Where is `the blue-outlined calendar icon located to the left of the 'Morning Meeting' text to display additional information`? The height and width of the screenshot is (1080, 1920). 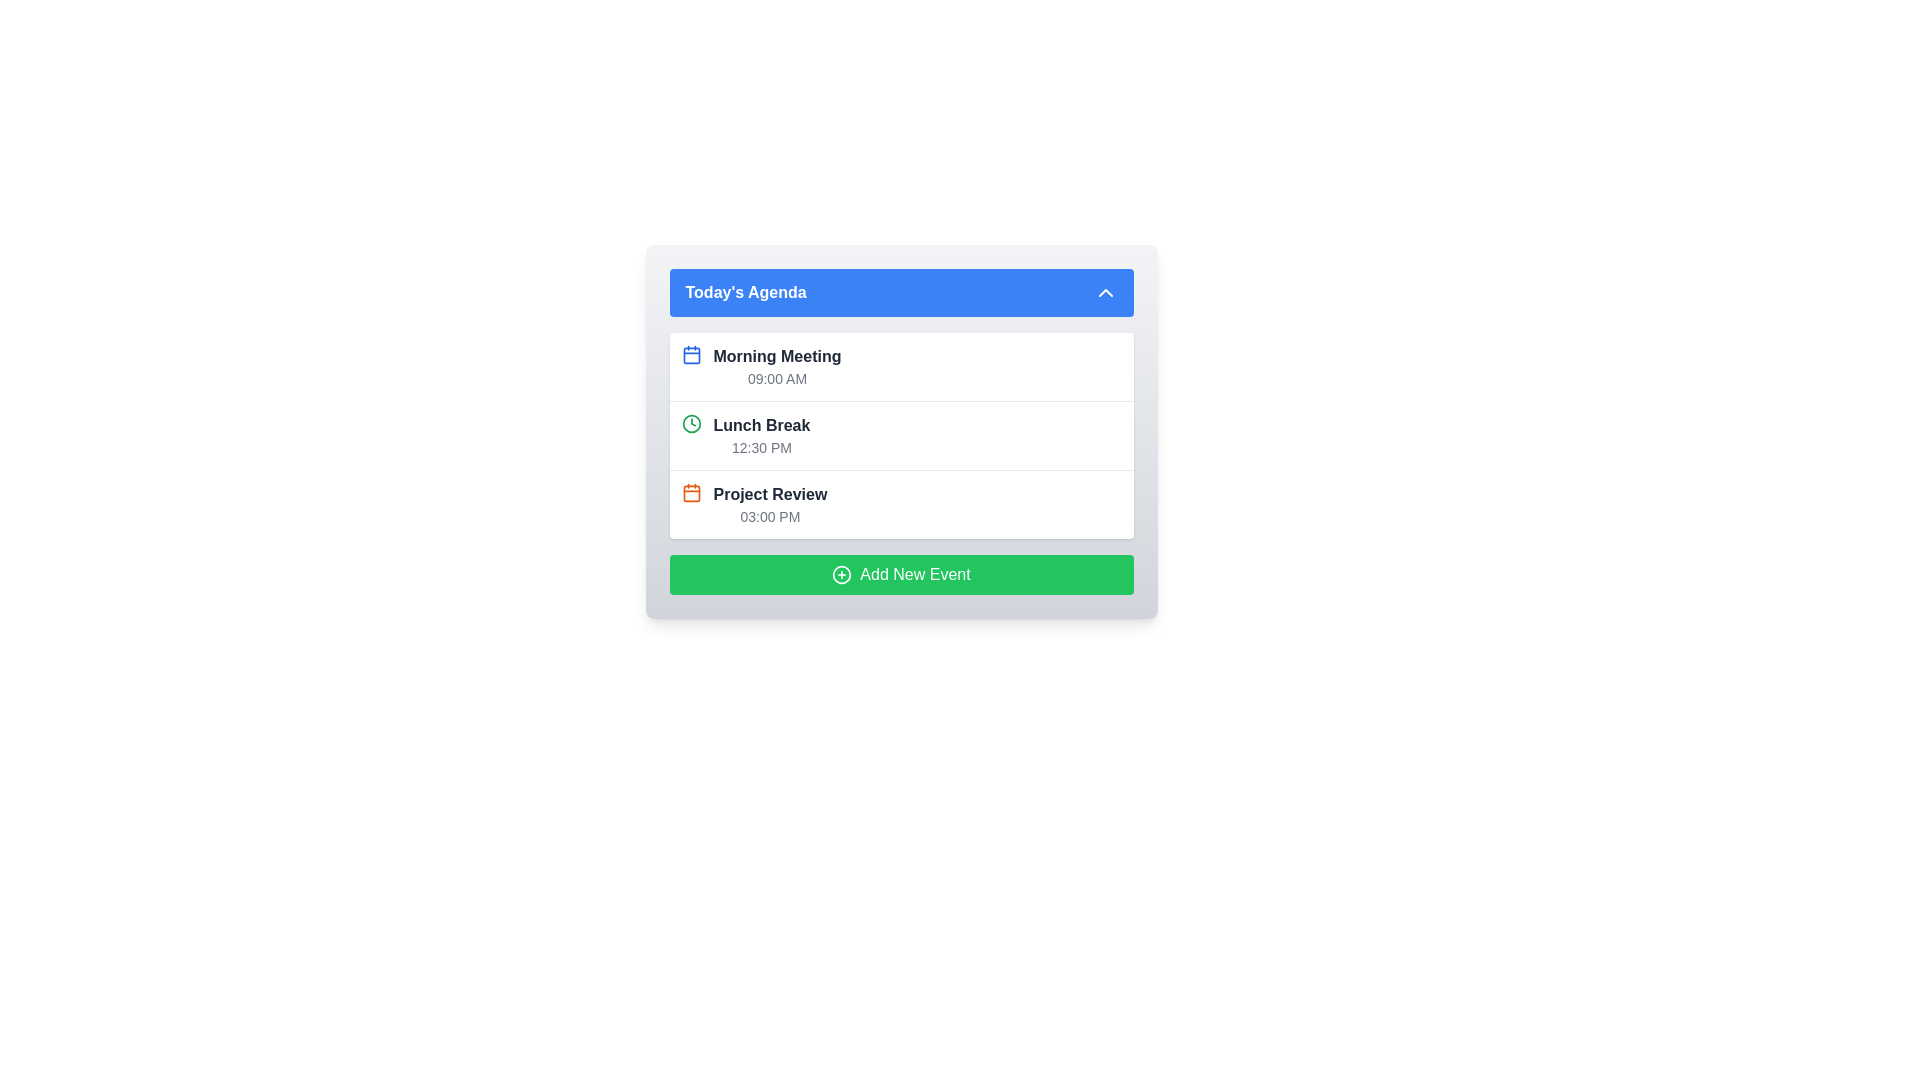
the blue-outlined calendar icon located to the left of the 'Morning Meeting' text to display additional information is located at coordinates (691, 366).